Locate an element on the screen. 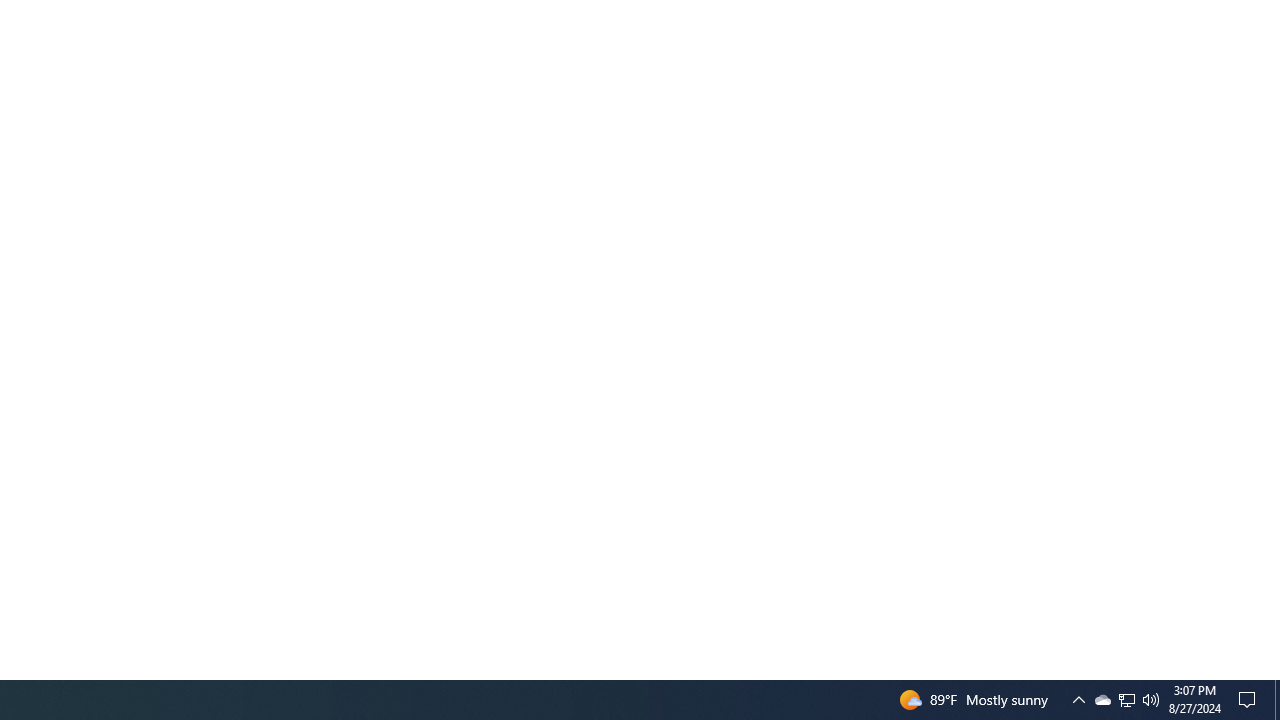  'User Promoted Notification Area' is located at coordinates (1101, 698).